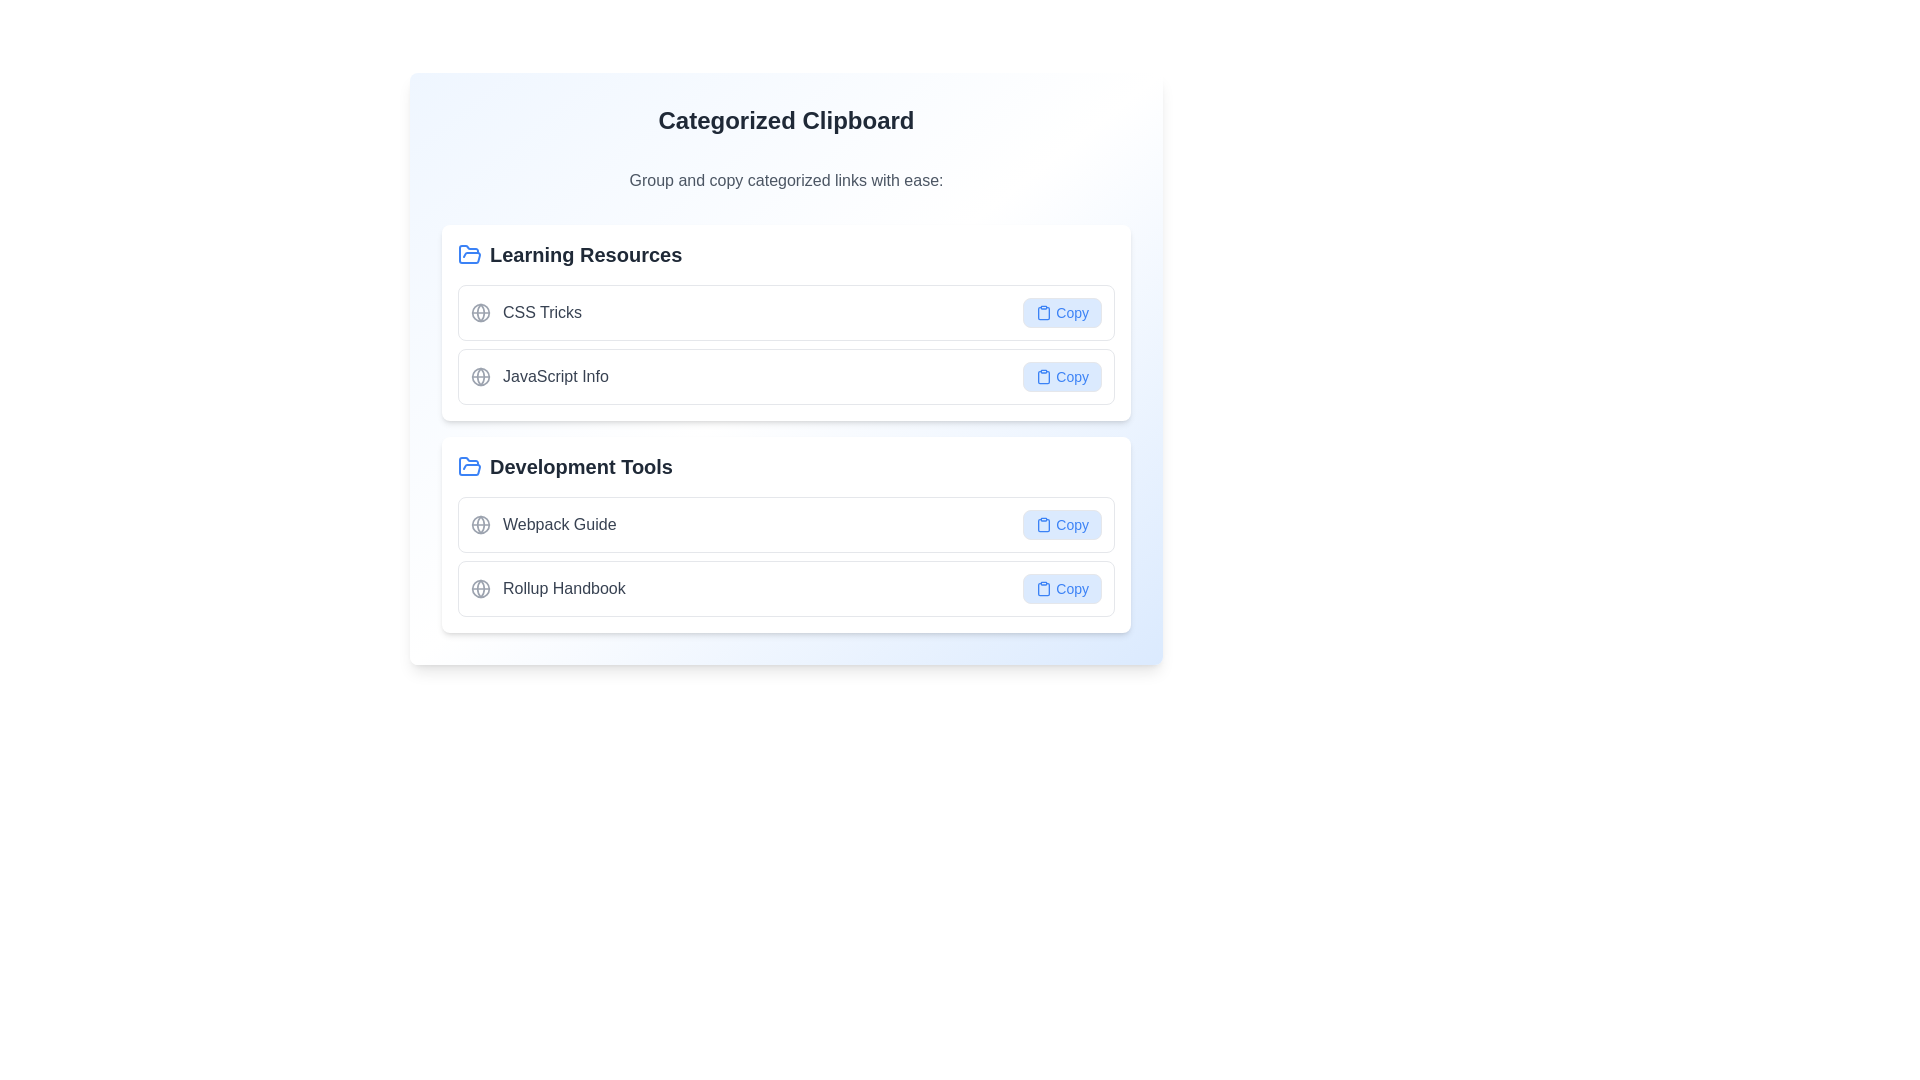  Describe the element at coordinates (1061, 523) in the screenshot. I see `the 'Copy' button with rounded edges, light blue background, and clipboard icon located on the far right side of the third row labeled 'Development Tools' under 'Webpack Guide' to copy the content` at that location.